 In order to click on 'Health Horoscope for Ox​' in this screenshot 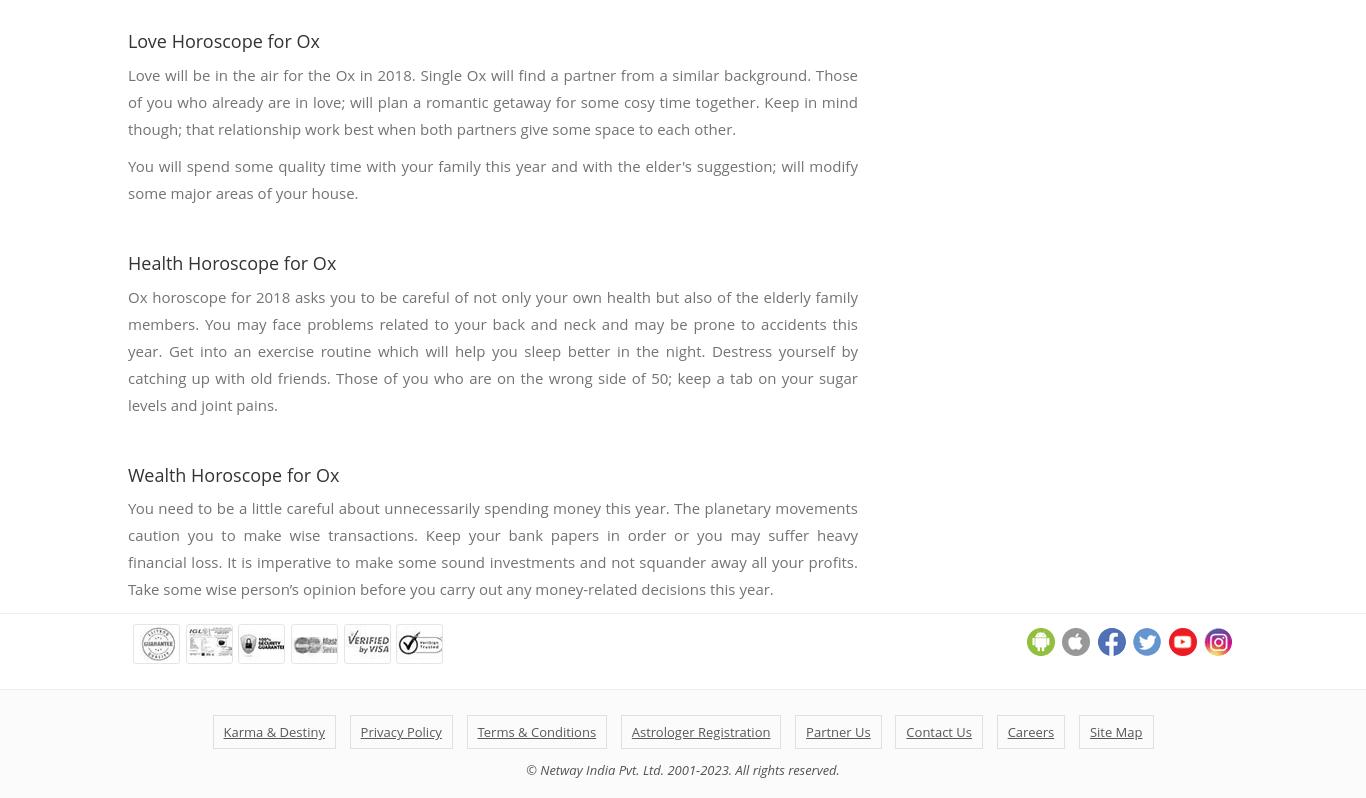, I will do `click(231, 261)`.